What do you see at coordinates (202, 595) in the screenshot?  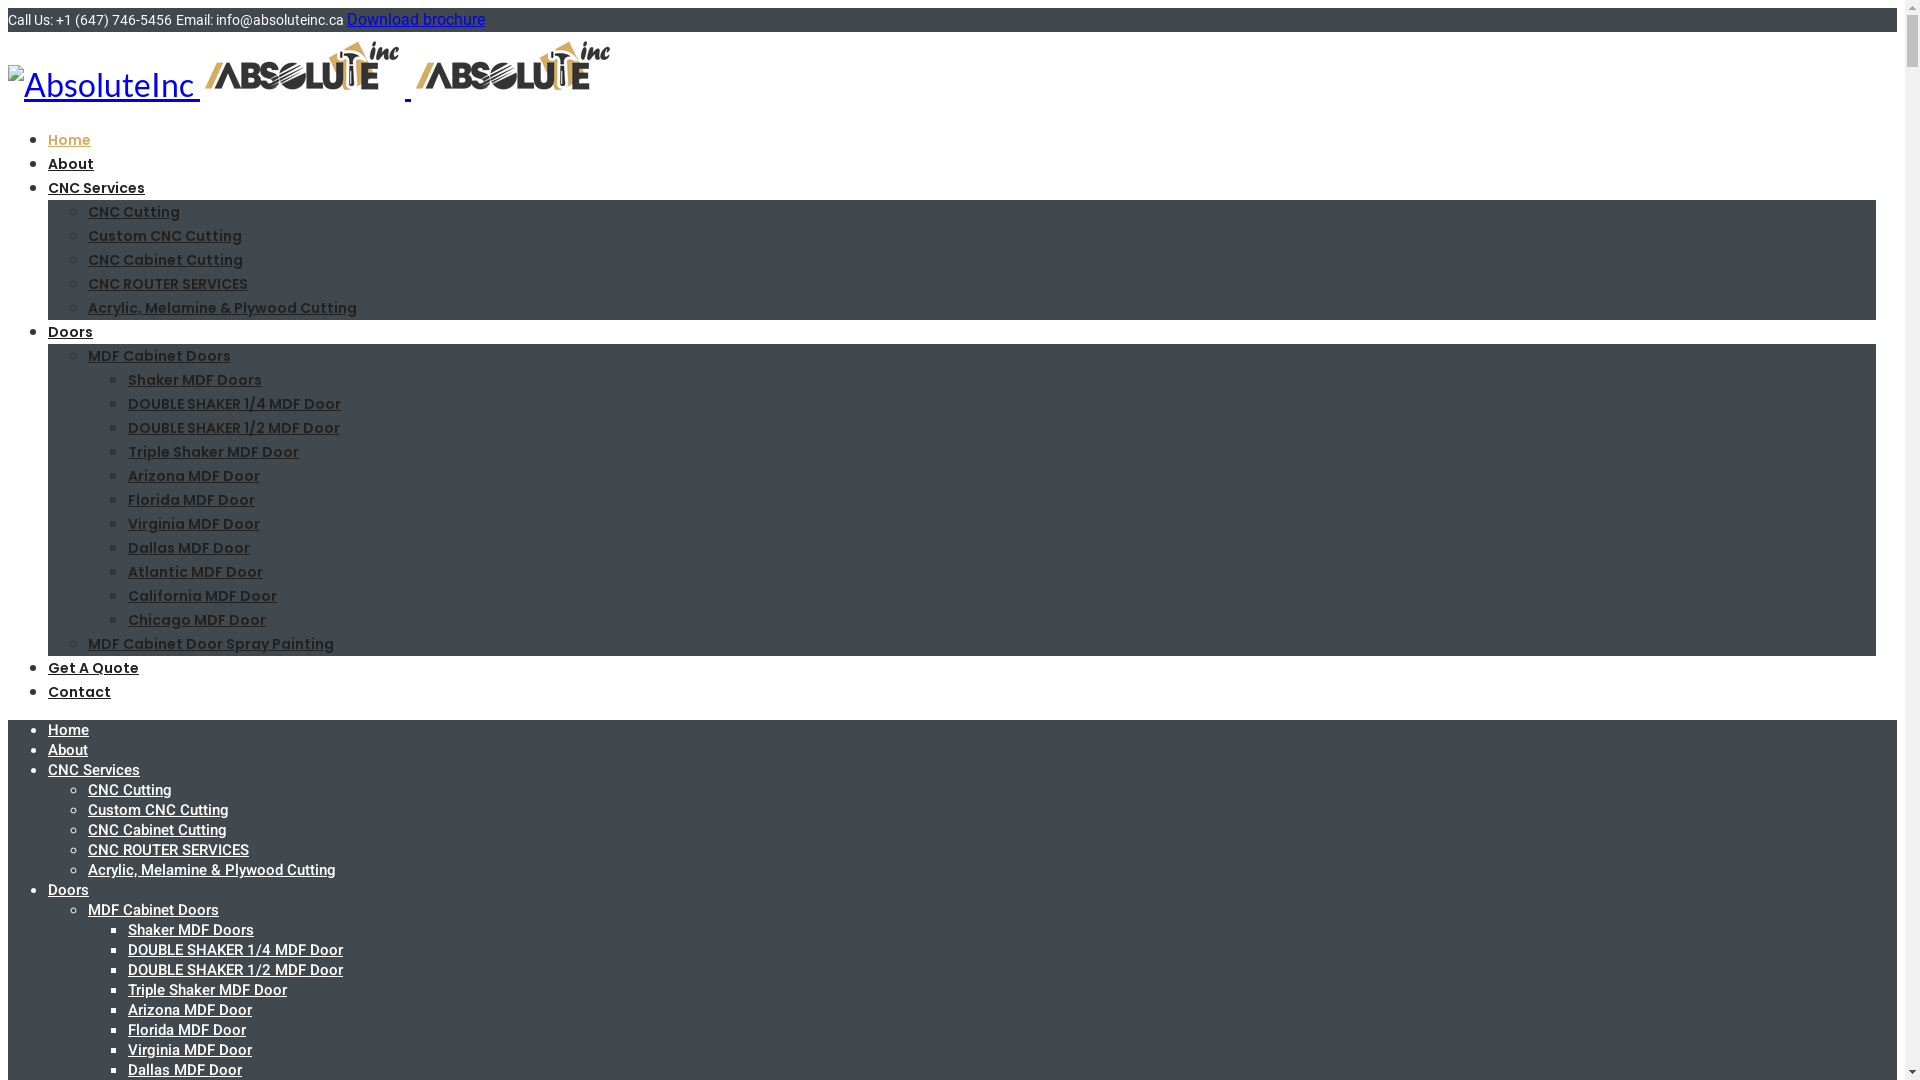 I see `'California MDF Door'` at bounding box center [202, 595].